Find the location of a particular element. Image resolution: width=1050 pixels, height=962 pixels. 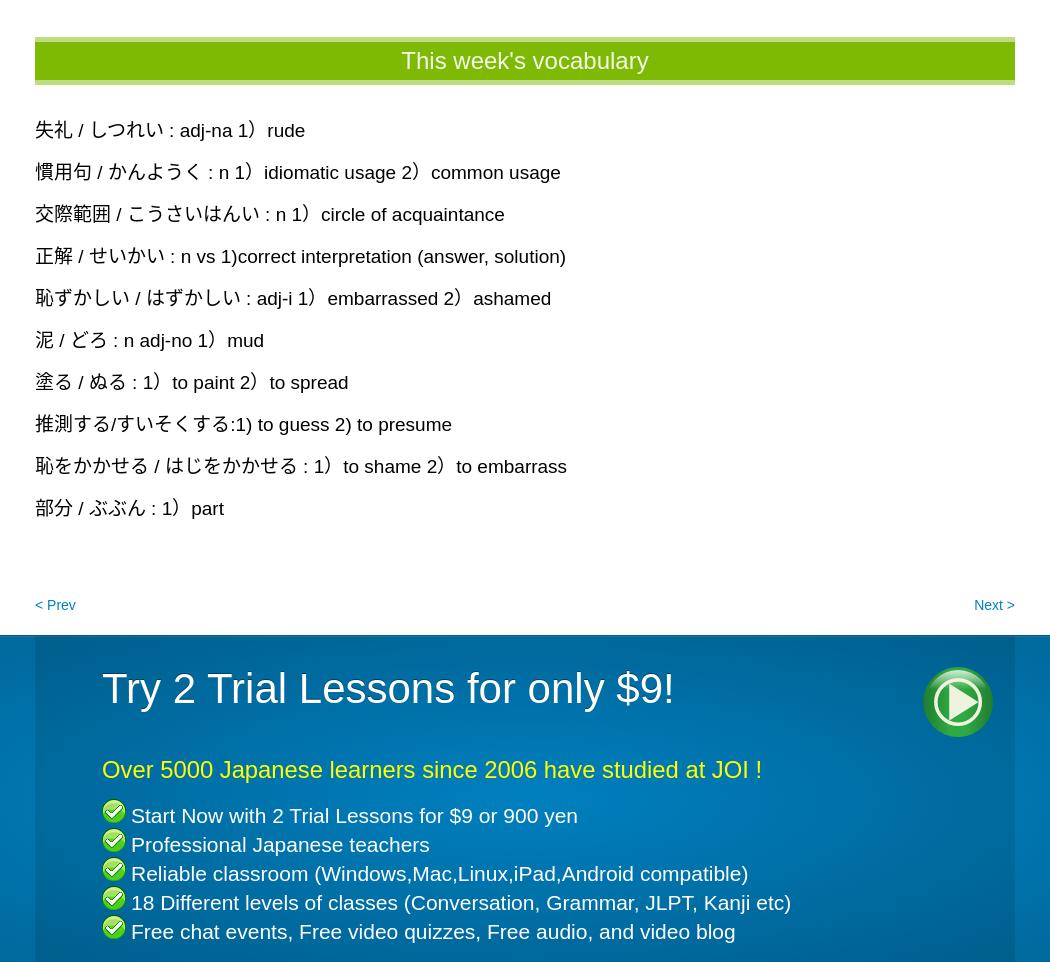

'Professional Japanese teachers' is located at coordinates (130, 844).